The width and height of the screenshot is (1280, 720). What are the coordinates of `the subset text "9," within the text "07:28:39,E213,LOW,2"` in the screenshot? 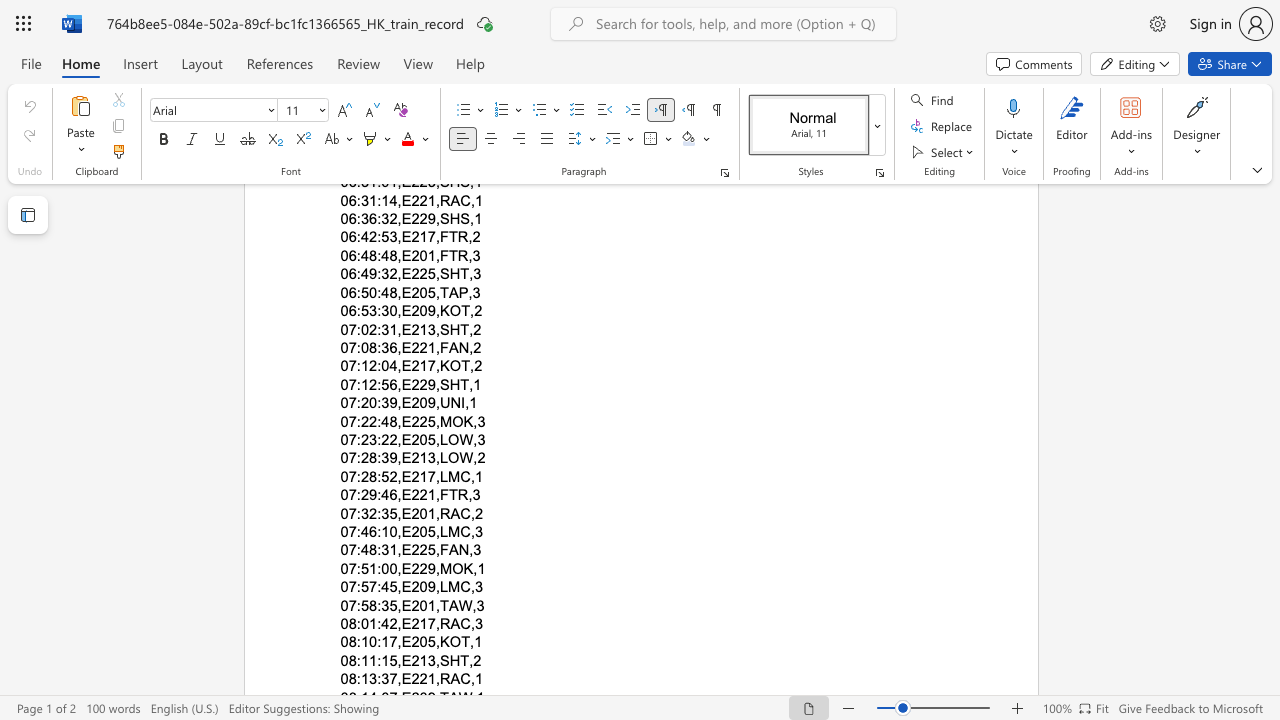 It's located at (389, 458).